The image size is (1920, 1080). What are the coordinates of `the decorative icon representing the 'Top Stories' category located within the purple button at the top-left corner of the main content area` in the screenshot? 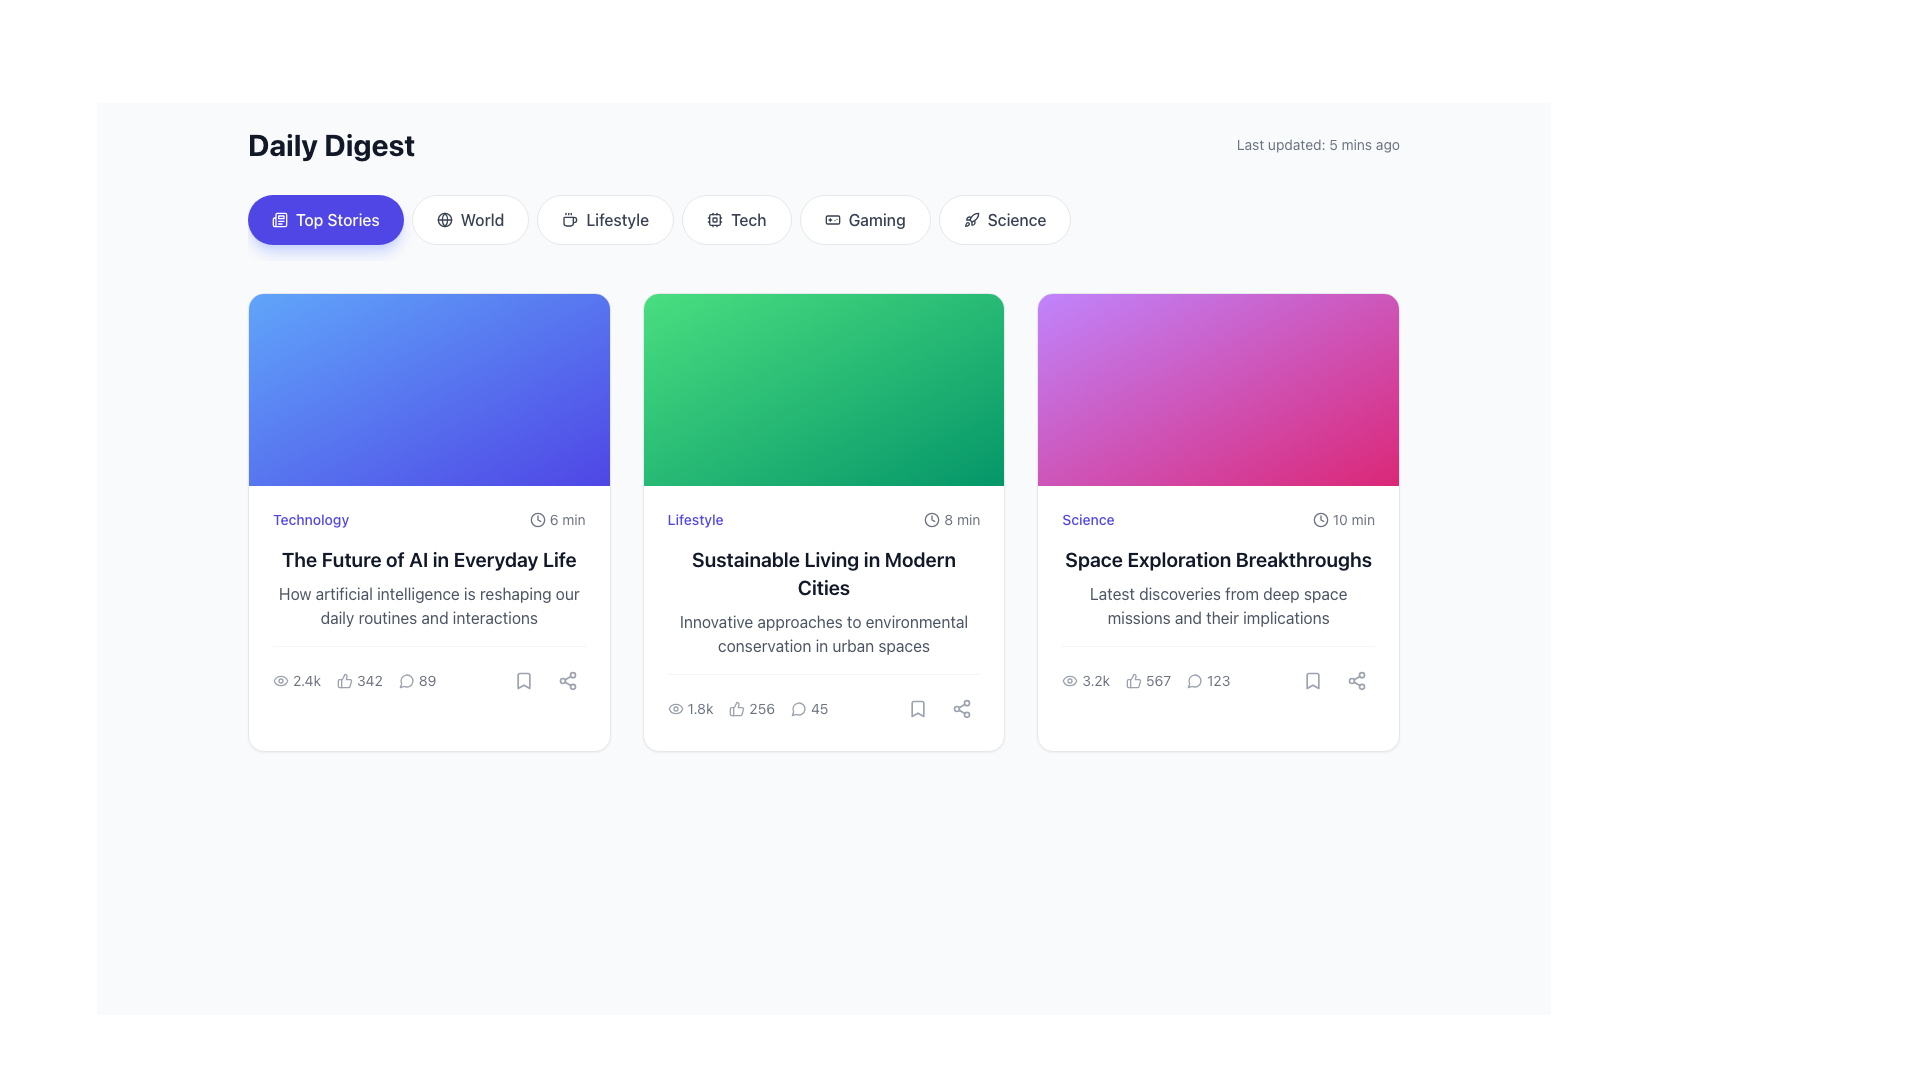 It's located at (278, 219).